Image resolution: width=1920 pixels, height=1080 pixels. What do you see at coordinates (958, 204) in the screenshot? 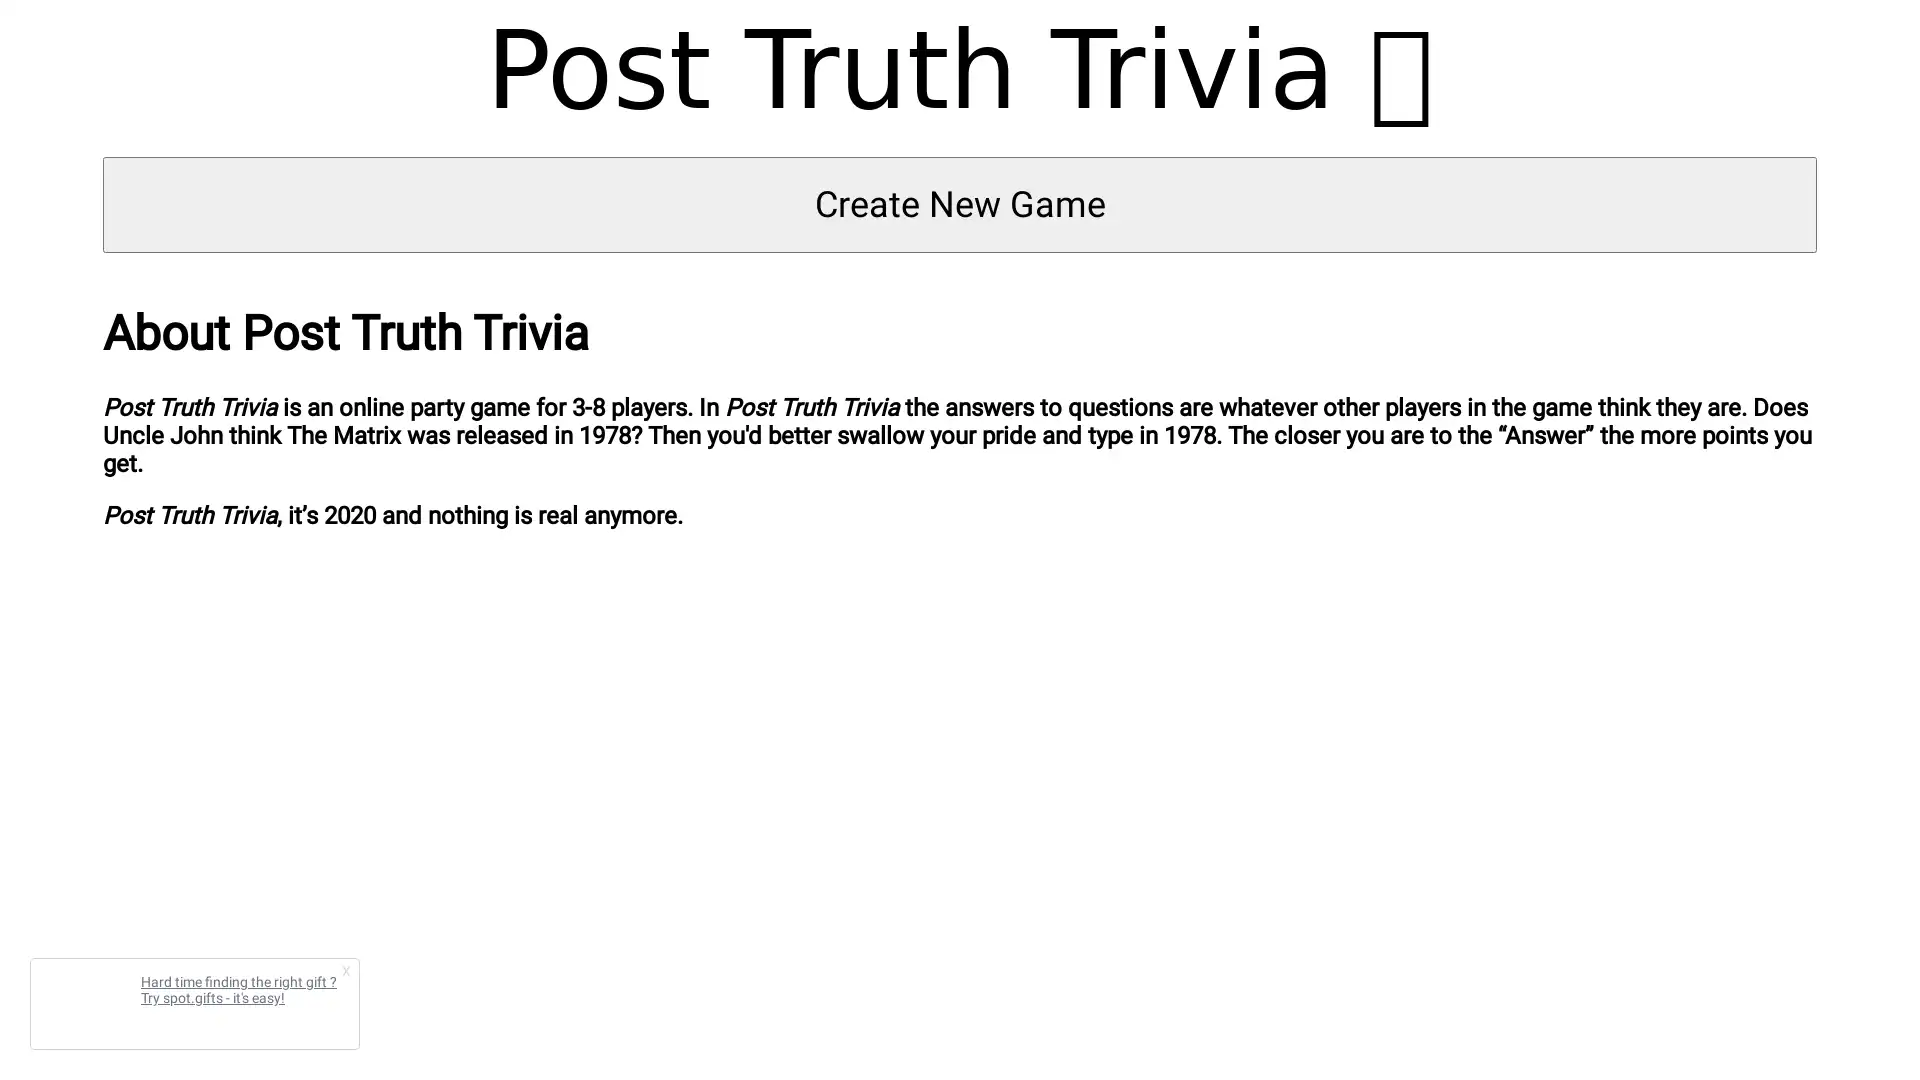
I see `Create New Game` at bounding box center [958, 204].